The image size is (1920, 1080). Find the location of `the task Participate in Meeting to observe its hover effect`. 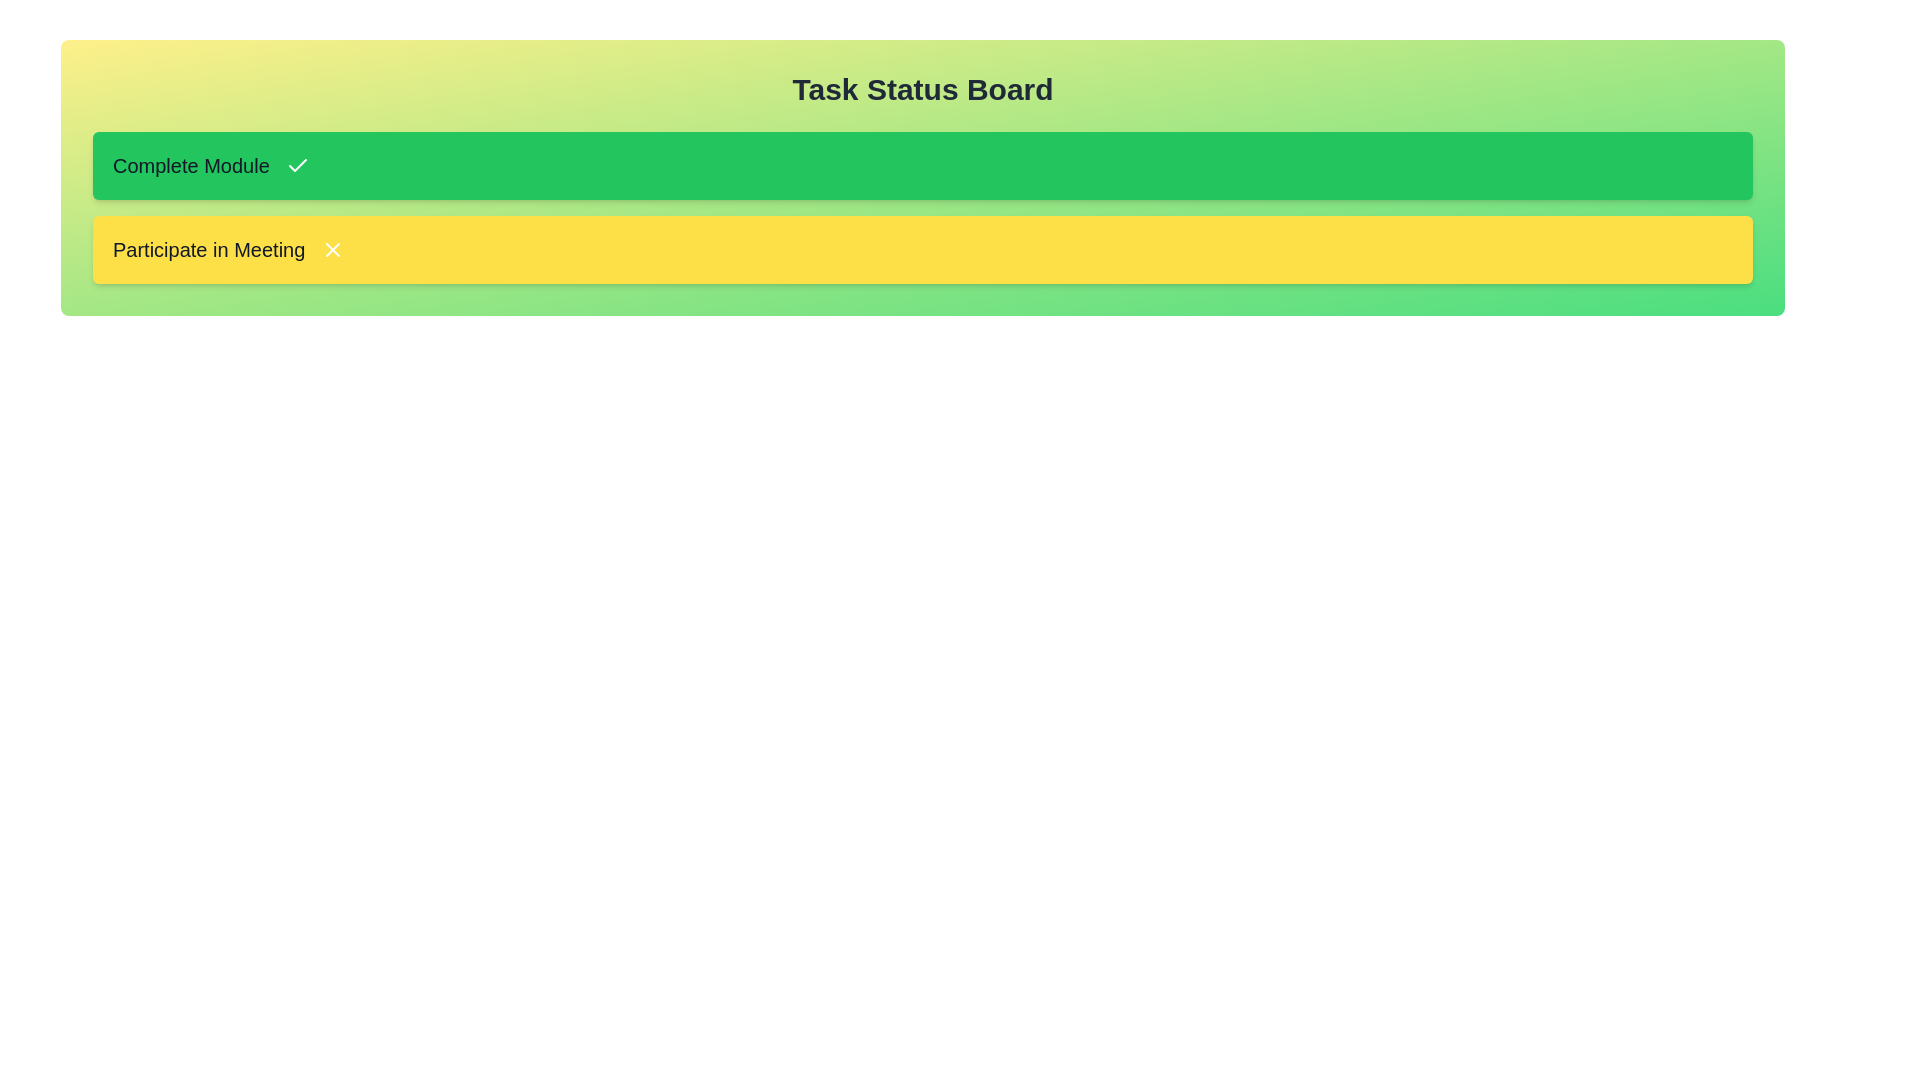

the task Participate in Meeting to observe its hover effect is located at coordinates (921, 249).